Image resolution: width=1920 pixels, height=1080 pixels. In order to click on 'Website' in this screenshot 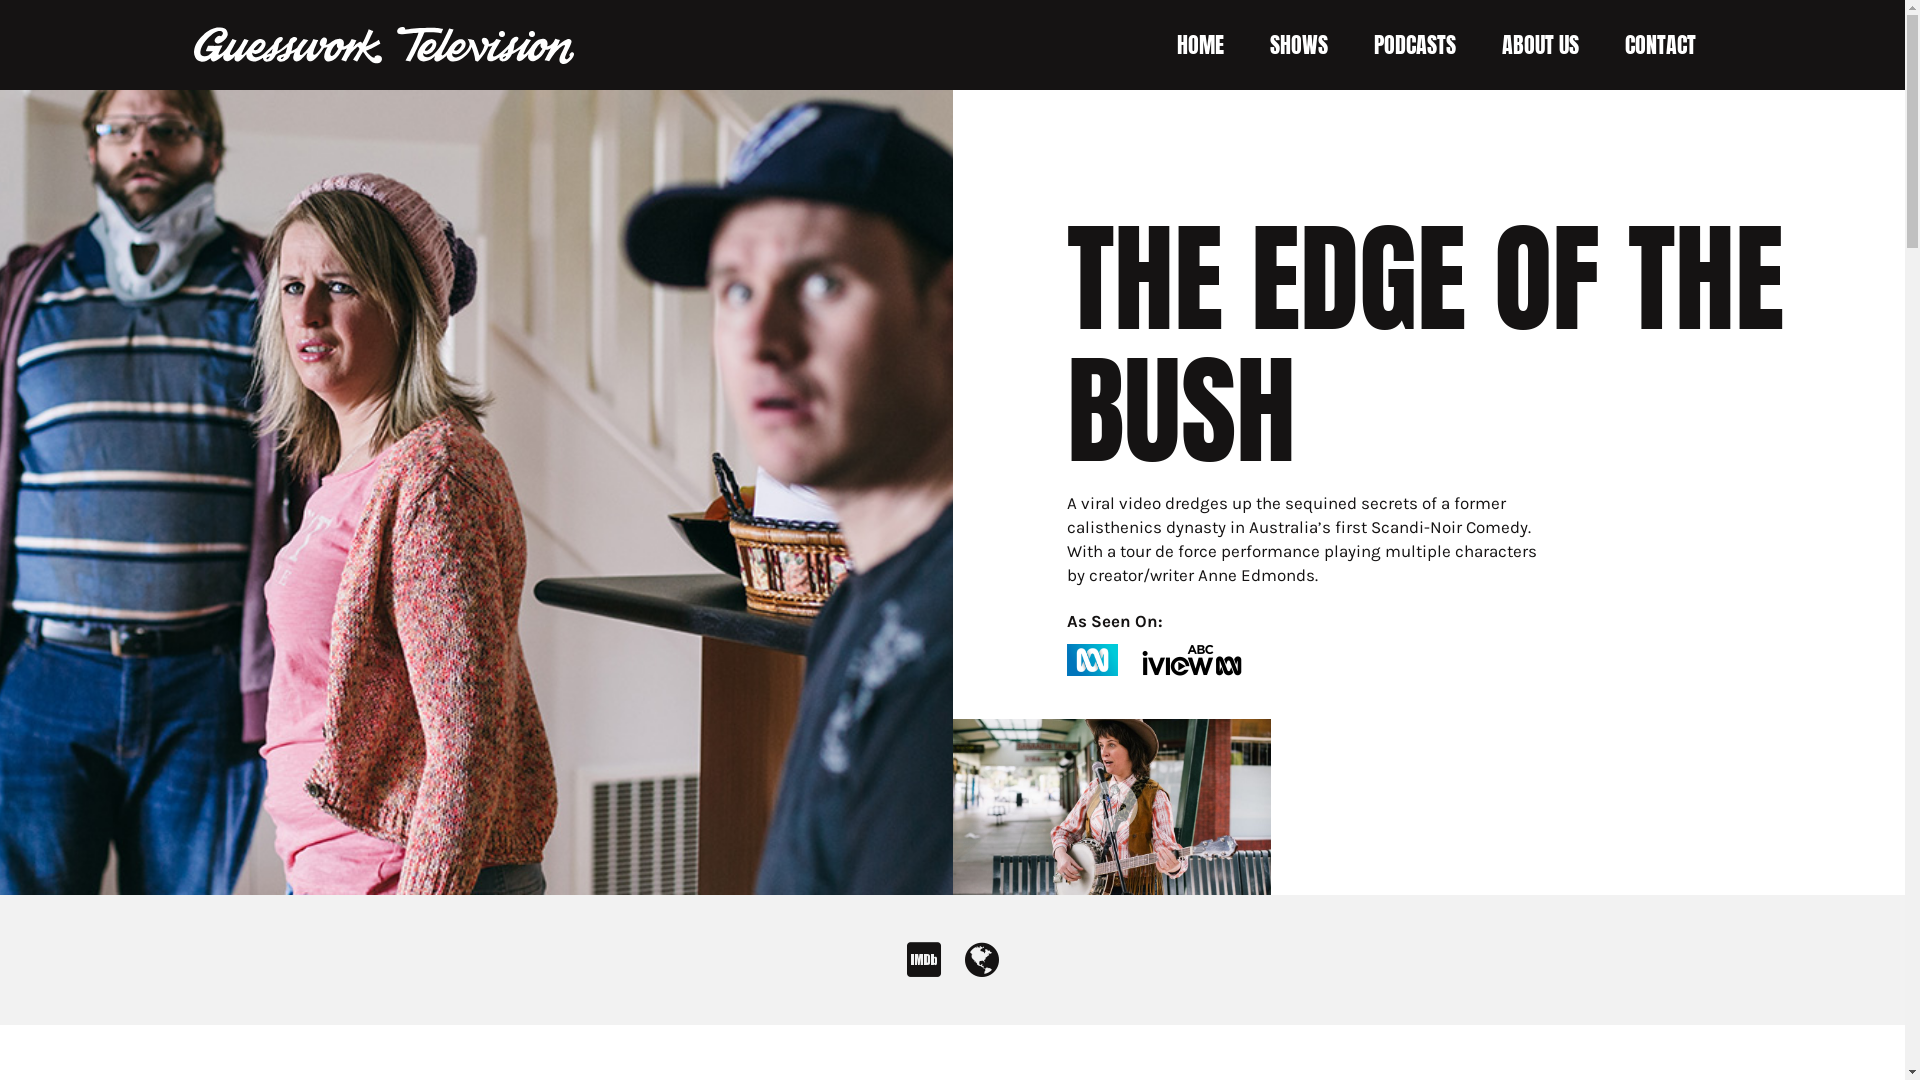, I will do `click(980, 967)`.